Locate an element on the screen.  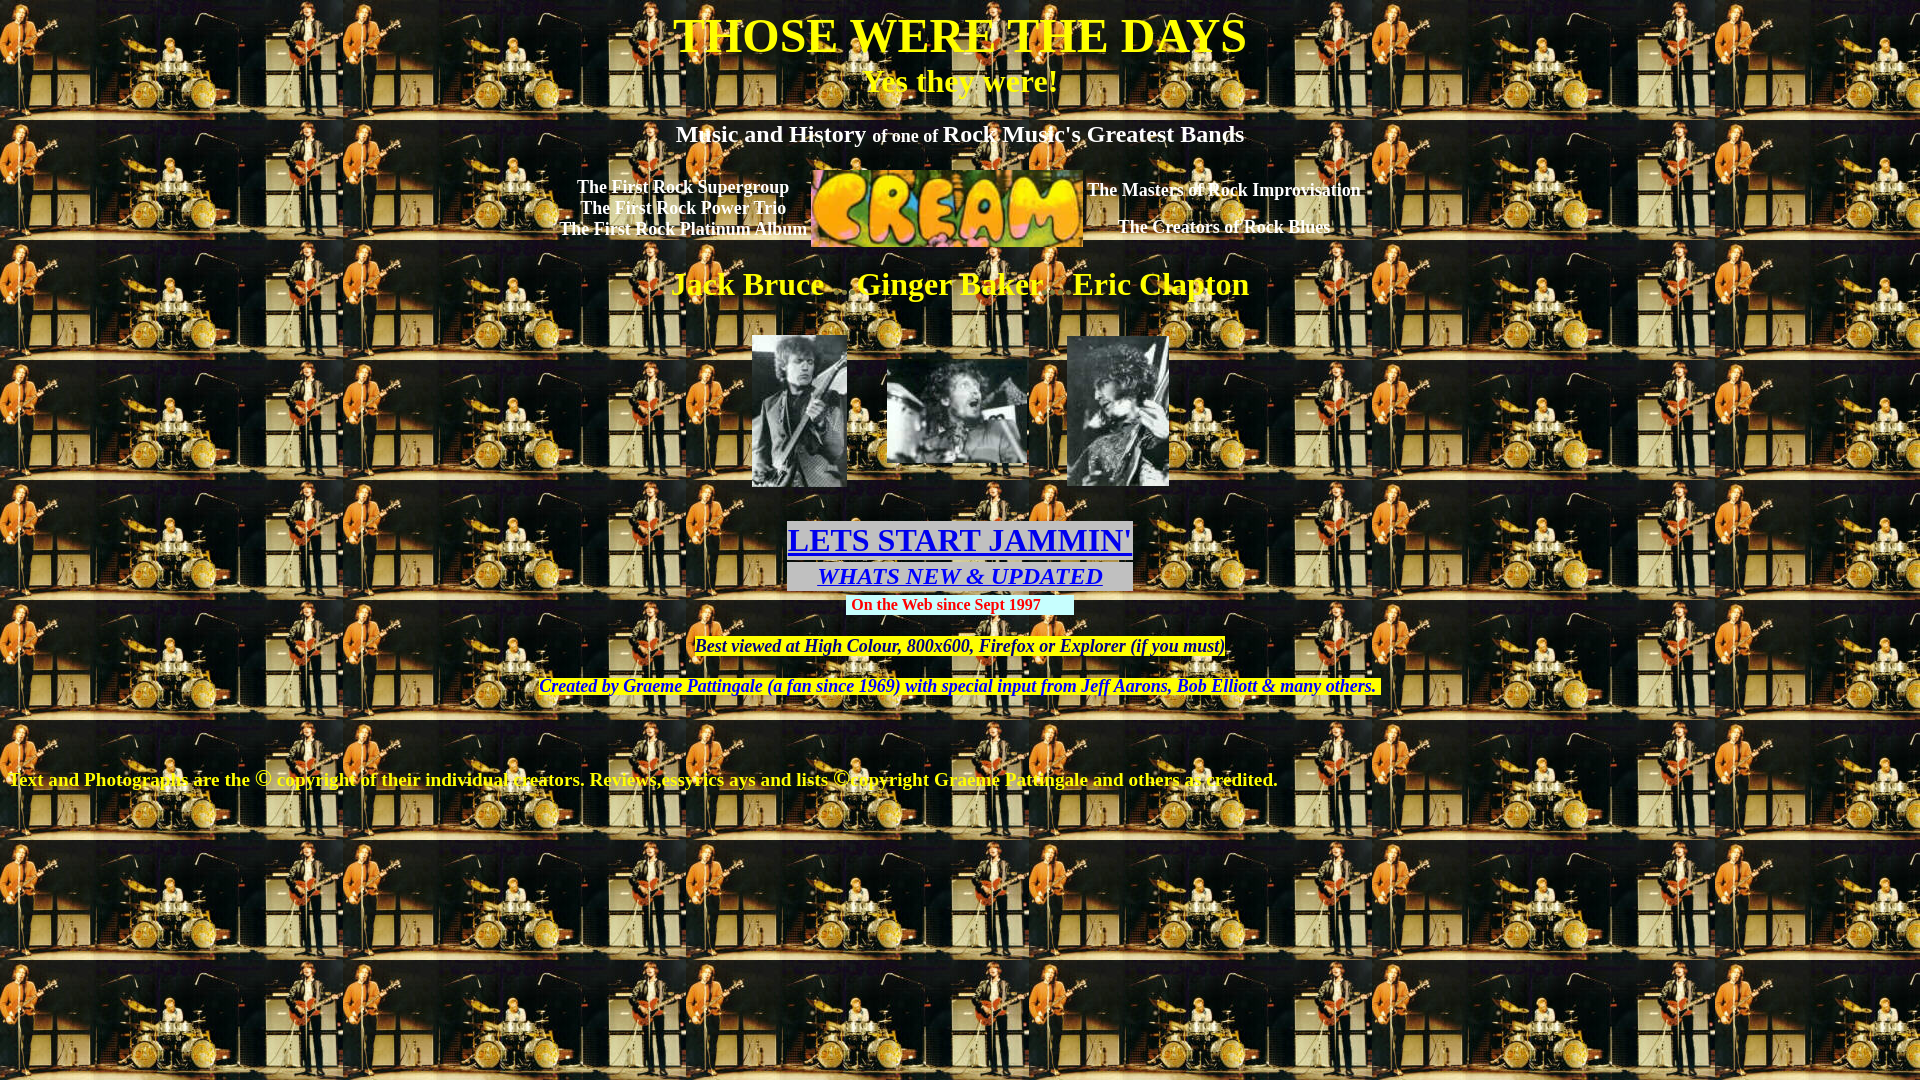
'WHATS NEW & UPDATED' is located at coordinates (960, 578).